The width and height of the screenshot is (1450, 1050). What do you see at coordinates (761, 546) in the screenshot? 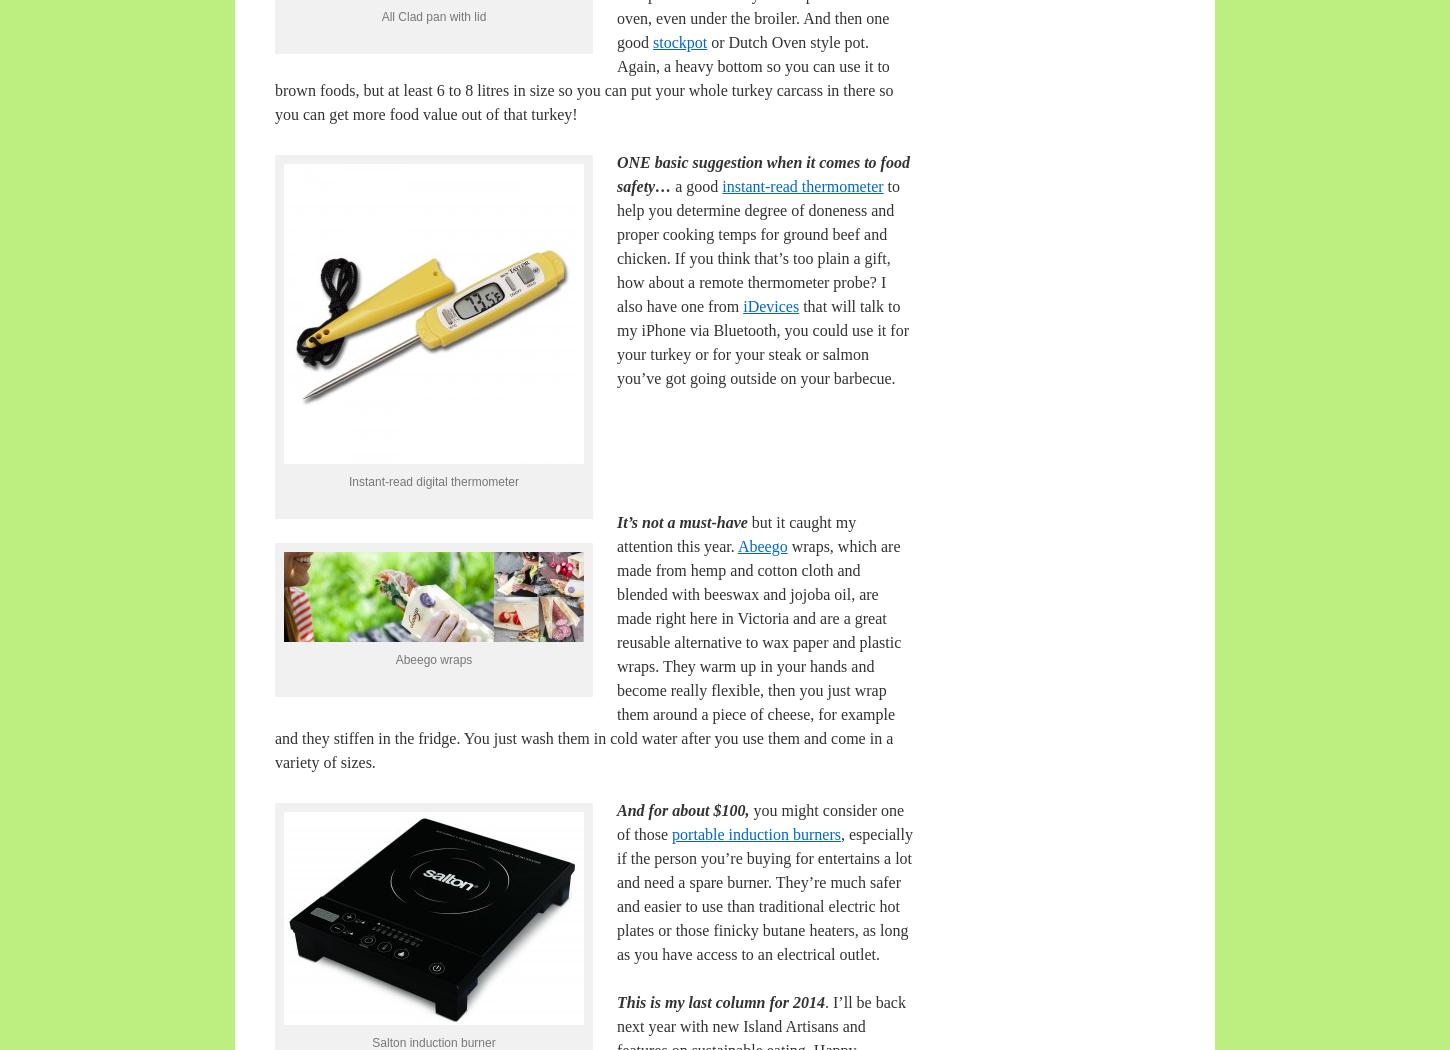
I see `'Abeego'` at bounding box center [761, 546].